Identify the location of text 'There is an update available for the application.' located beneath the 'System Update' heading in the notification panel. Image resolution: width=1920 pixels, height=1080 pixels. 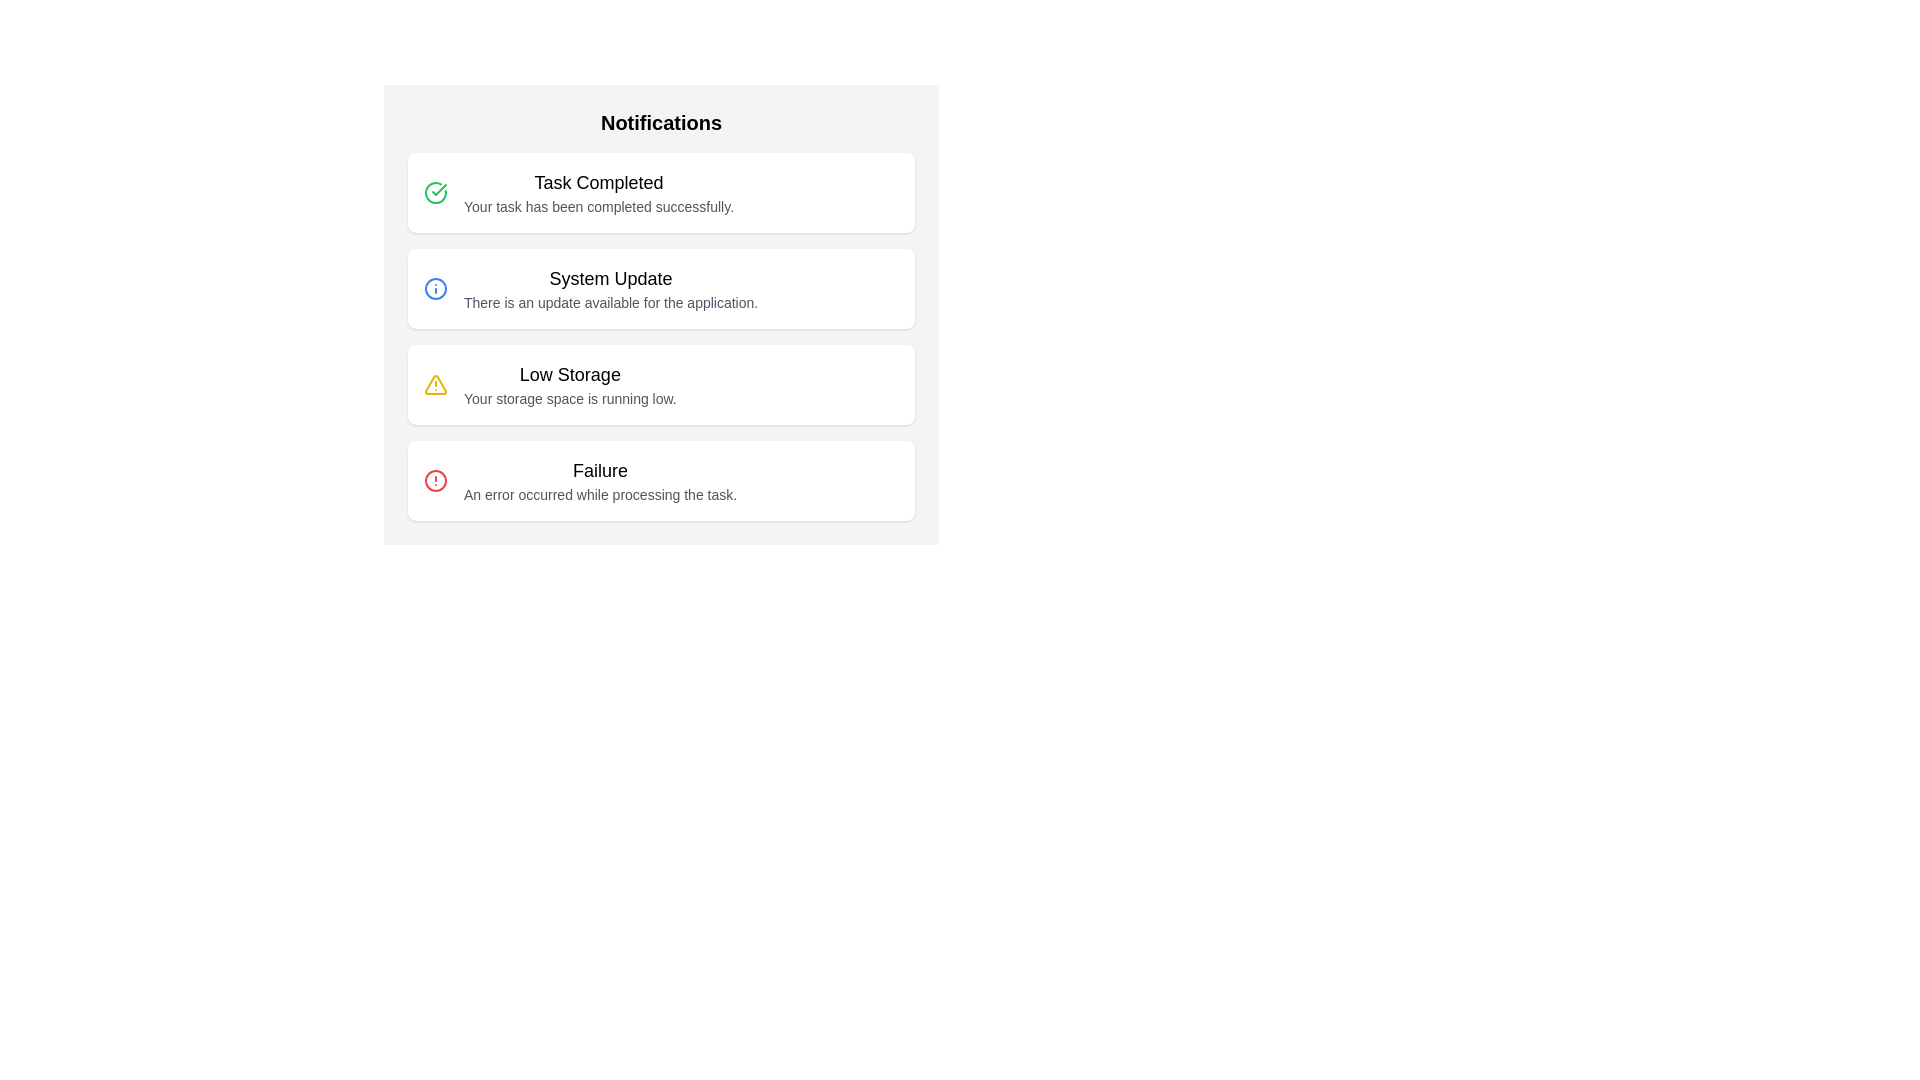
(610, 303).